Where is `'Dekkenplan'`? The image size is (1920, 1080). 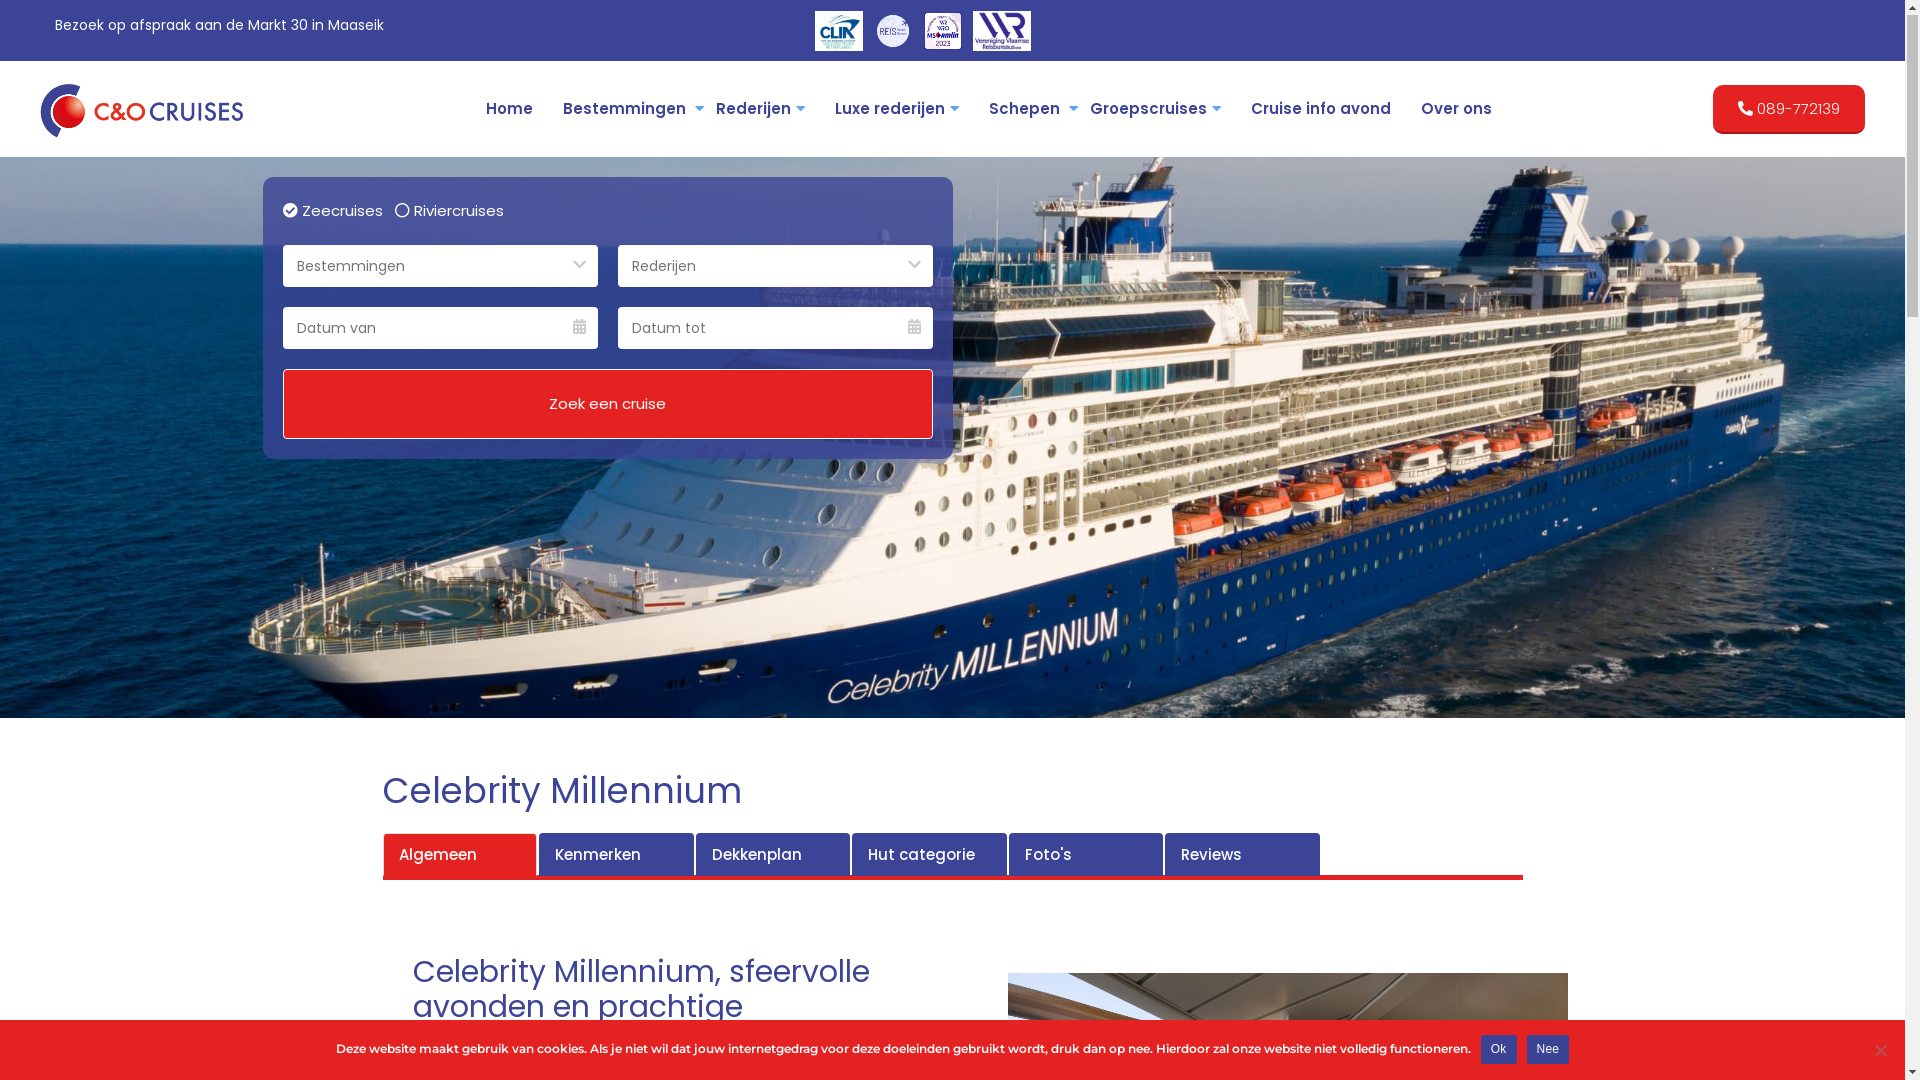 'Dekkenplan' is located at coordinates (772, 855).